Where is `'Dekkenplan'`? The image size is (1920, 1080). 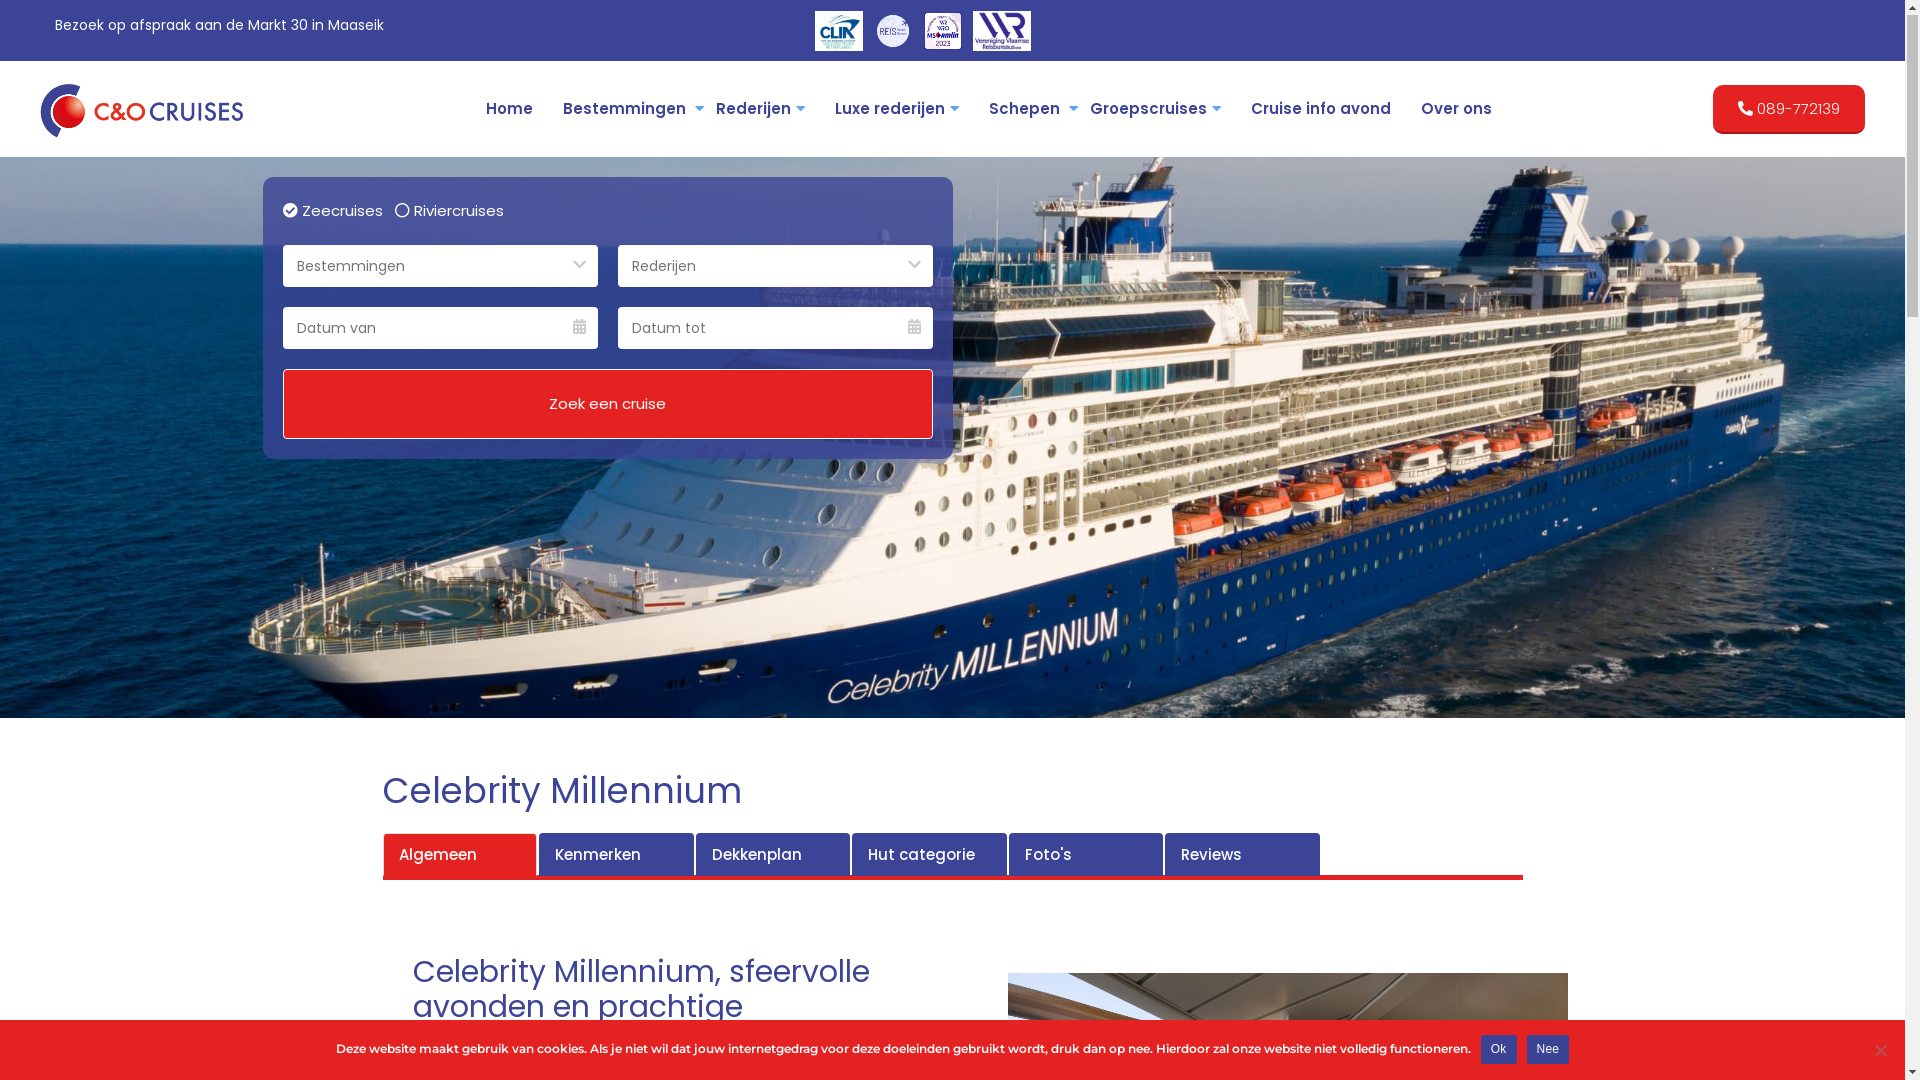 'Dekkenplan' is located at coordinates (772, 855).